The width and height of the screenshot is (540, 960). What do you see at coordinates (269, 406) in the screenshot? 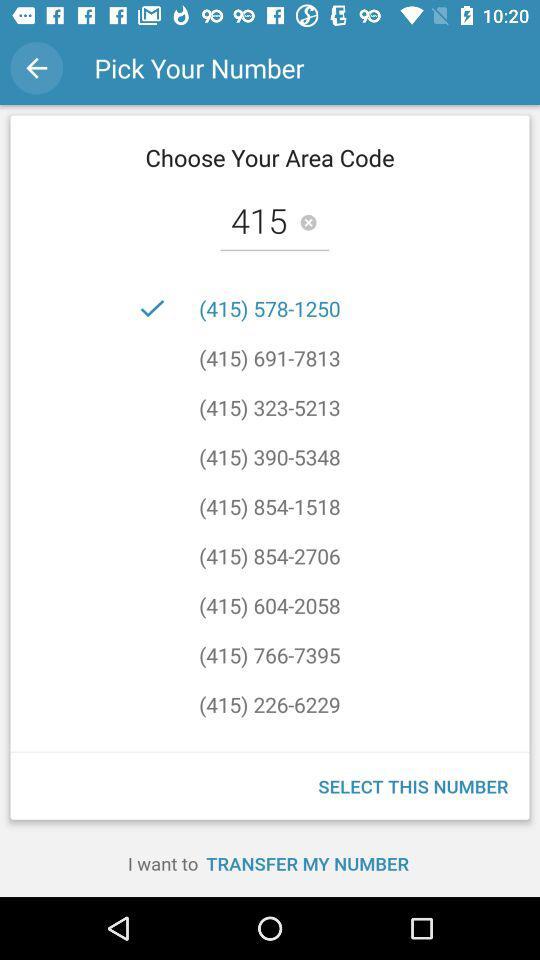
I see `(415) 323-5213` at bounding box center [269, 406].